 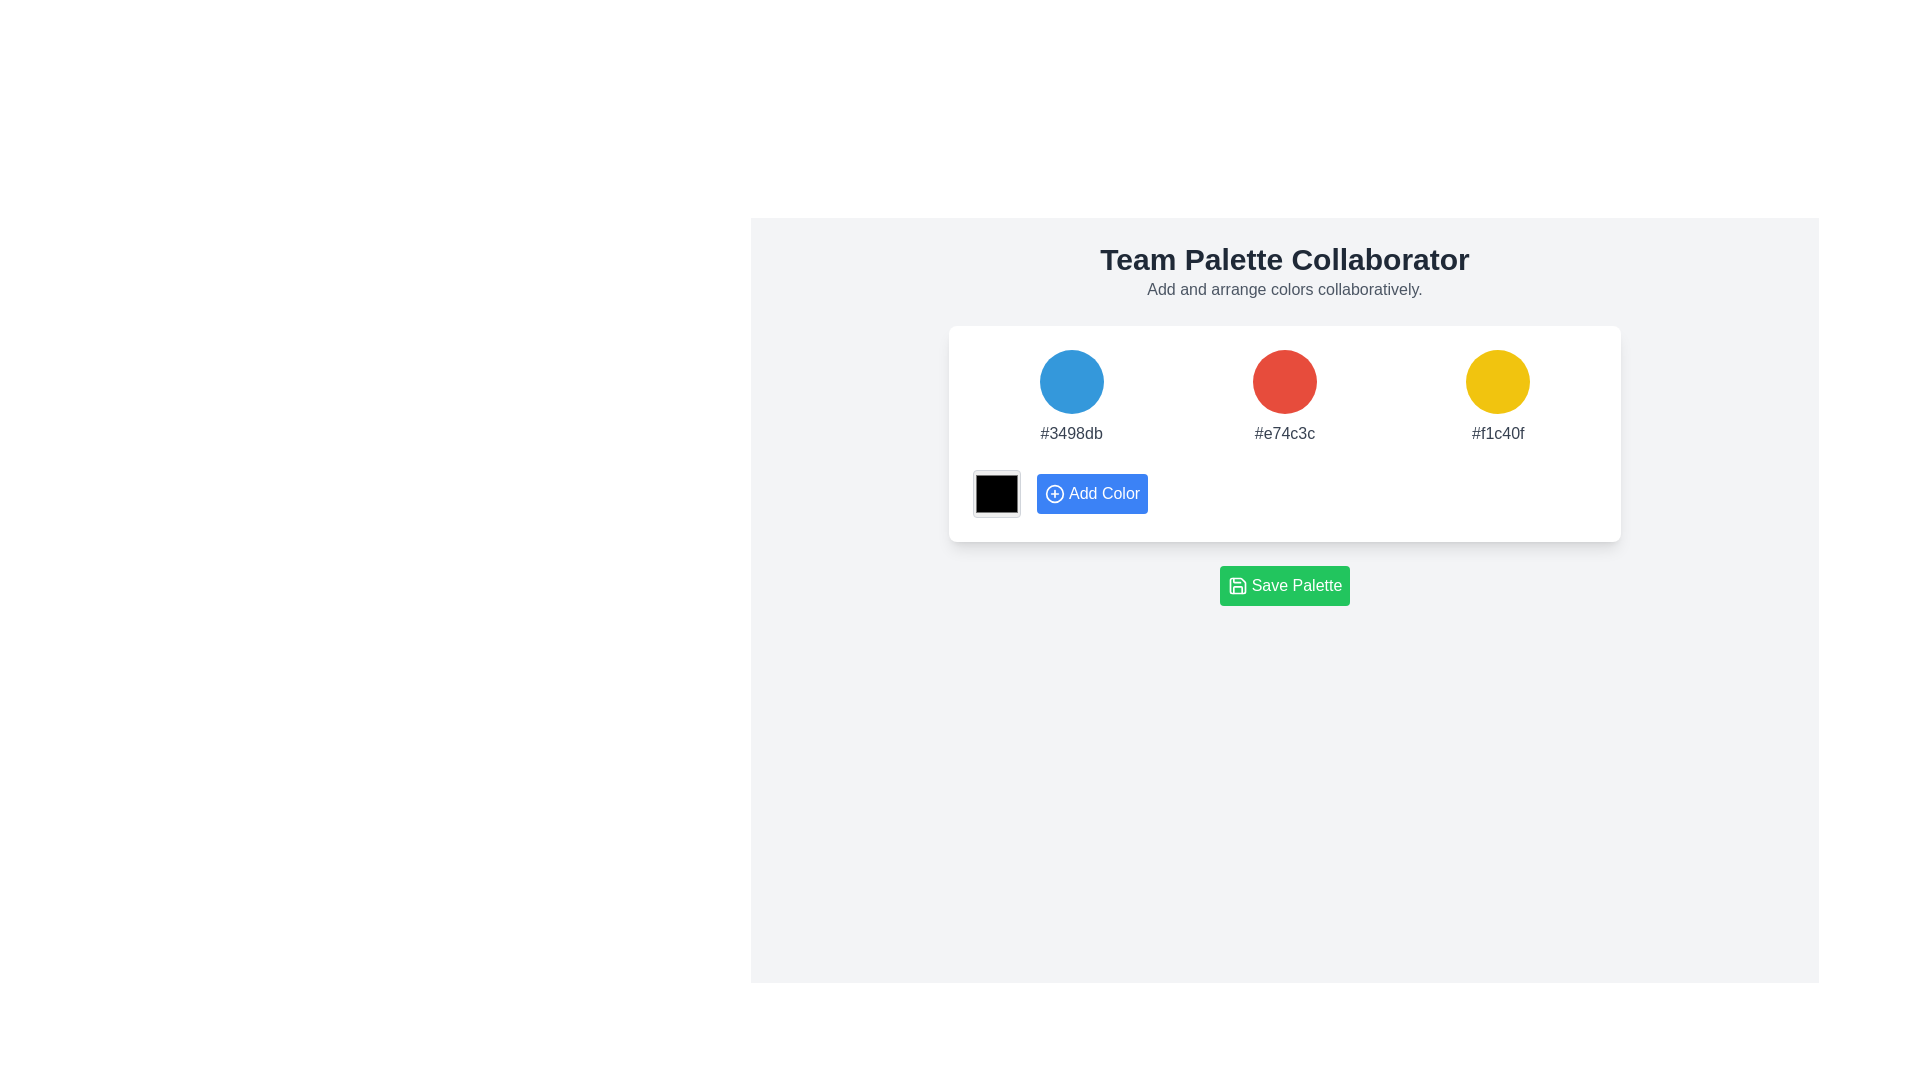 What do you see at coordinates (1285, 397) in the screenshot?
I see `the middle red color swatch labeled '#e74c3c'` at bounding box center [1285, 397].